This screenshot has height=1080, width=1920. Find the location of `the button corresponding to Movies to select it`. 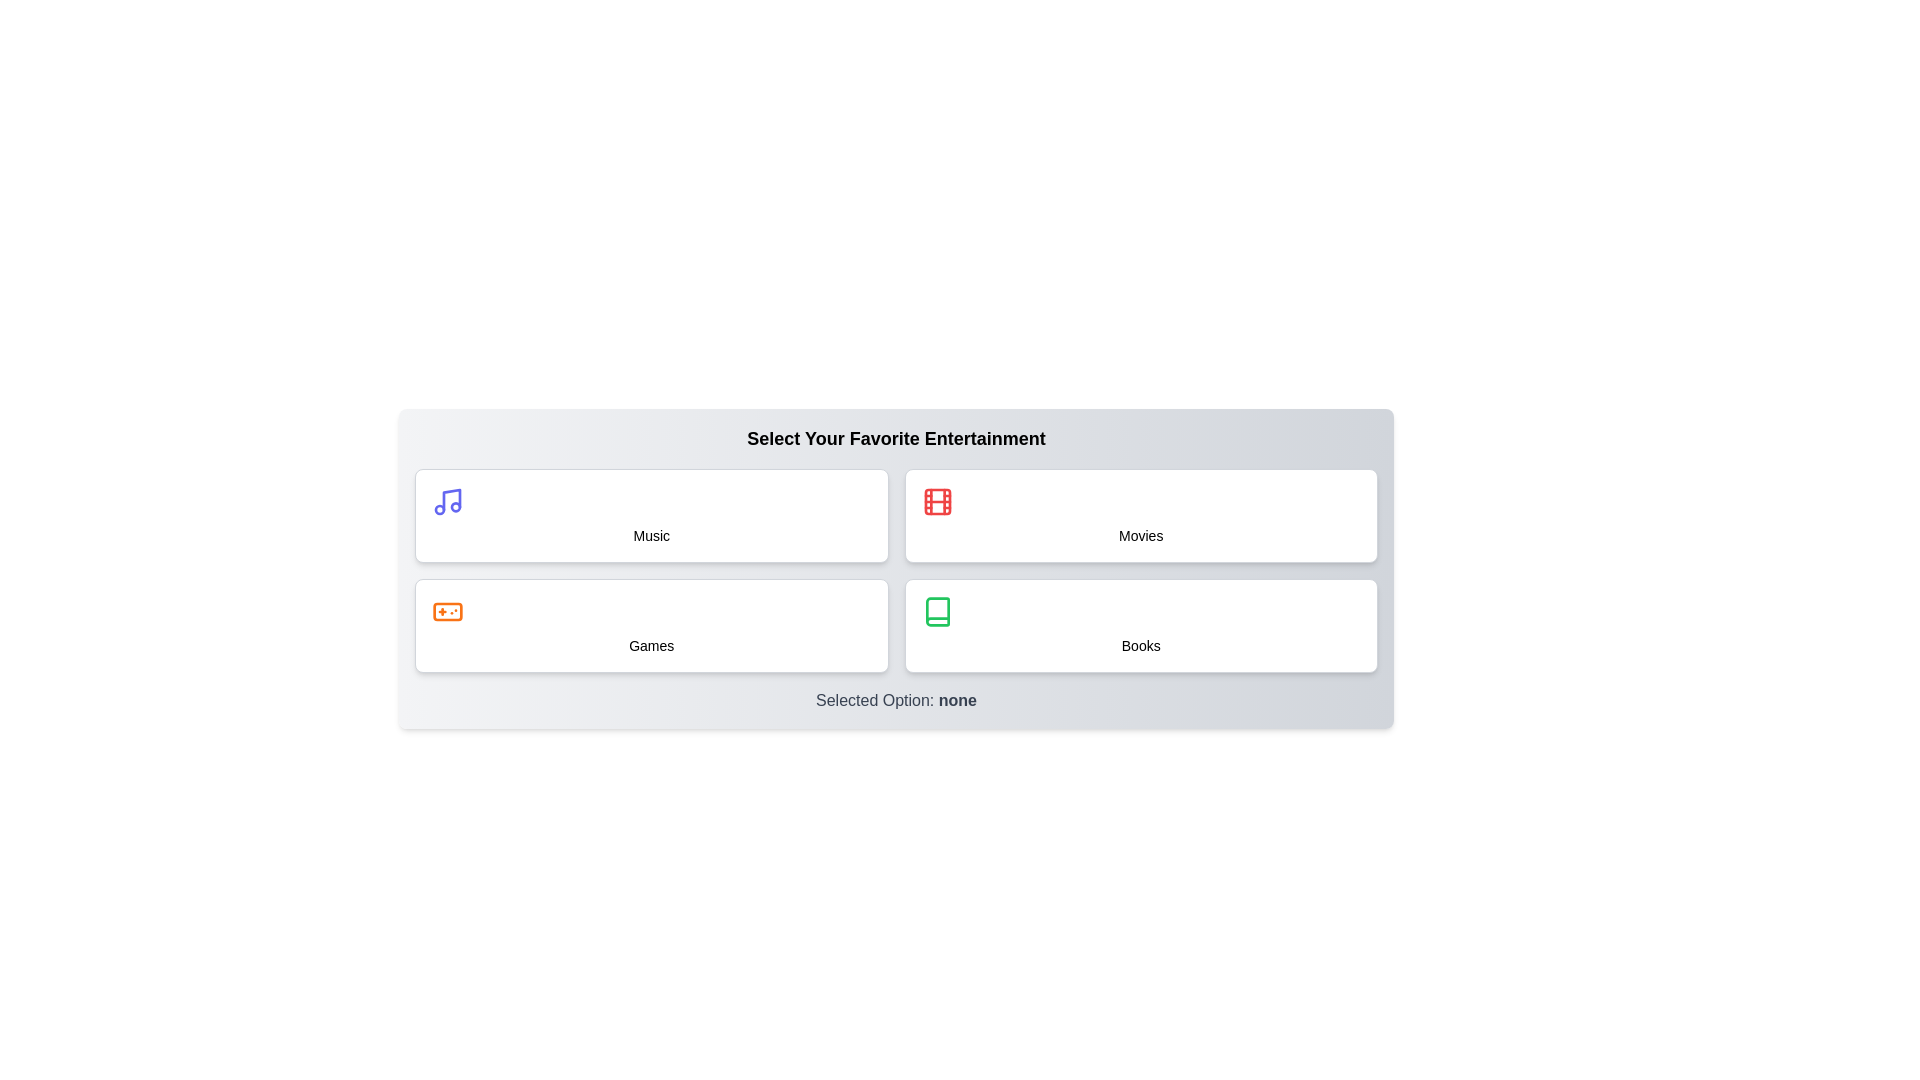

the button corresponding to Movies to select it is located at coordinates (1141, 515).